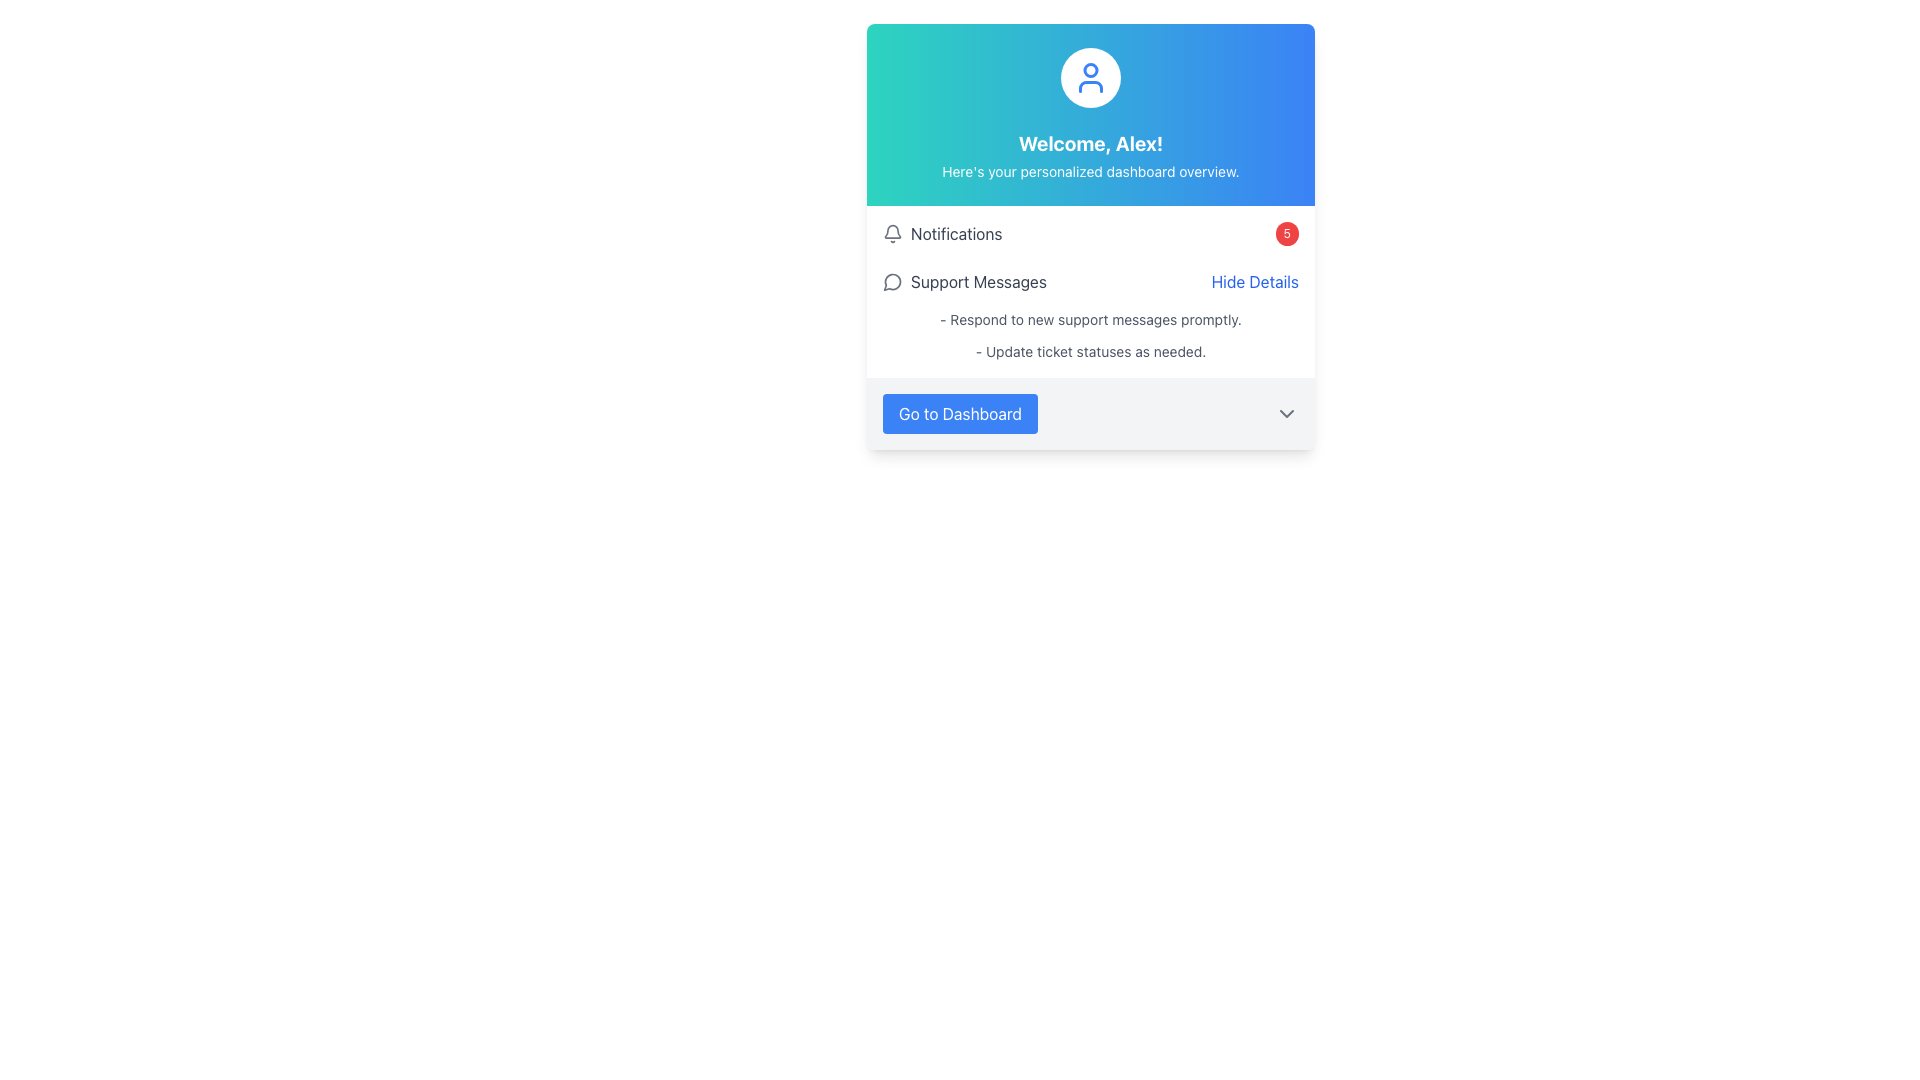 This screenshot has width=1920, height=1080. I want to click on the welcome message in the Header Section which provides a personalized greeting and overview for the user, so click(1089, 115).